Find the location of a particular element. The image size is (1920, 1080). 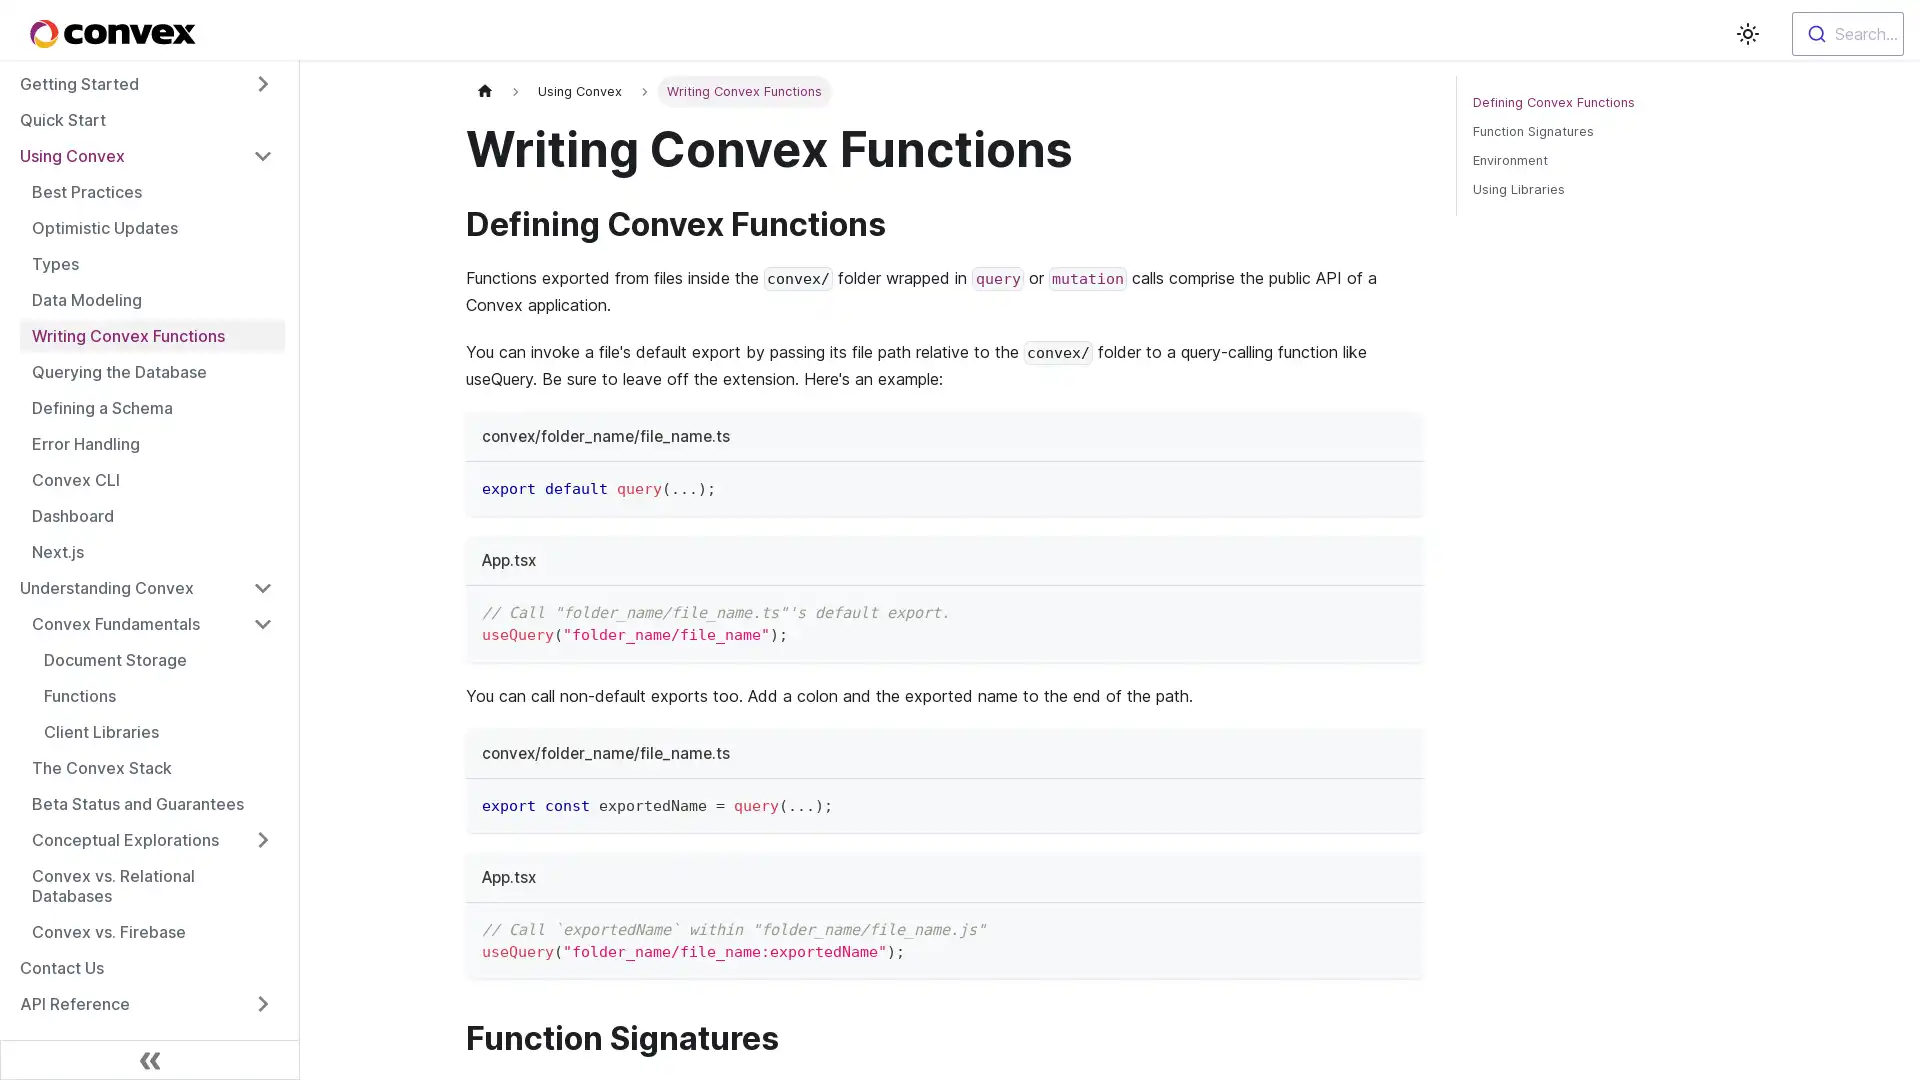

Copy code to clipboard is located at coordinates (1398, 486).